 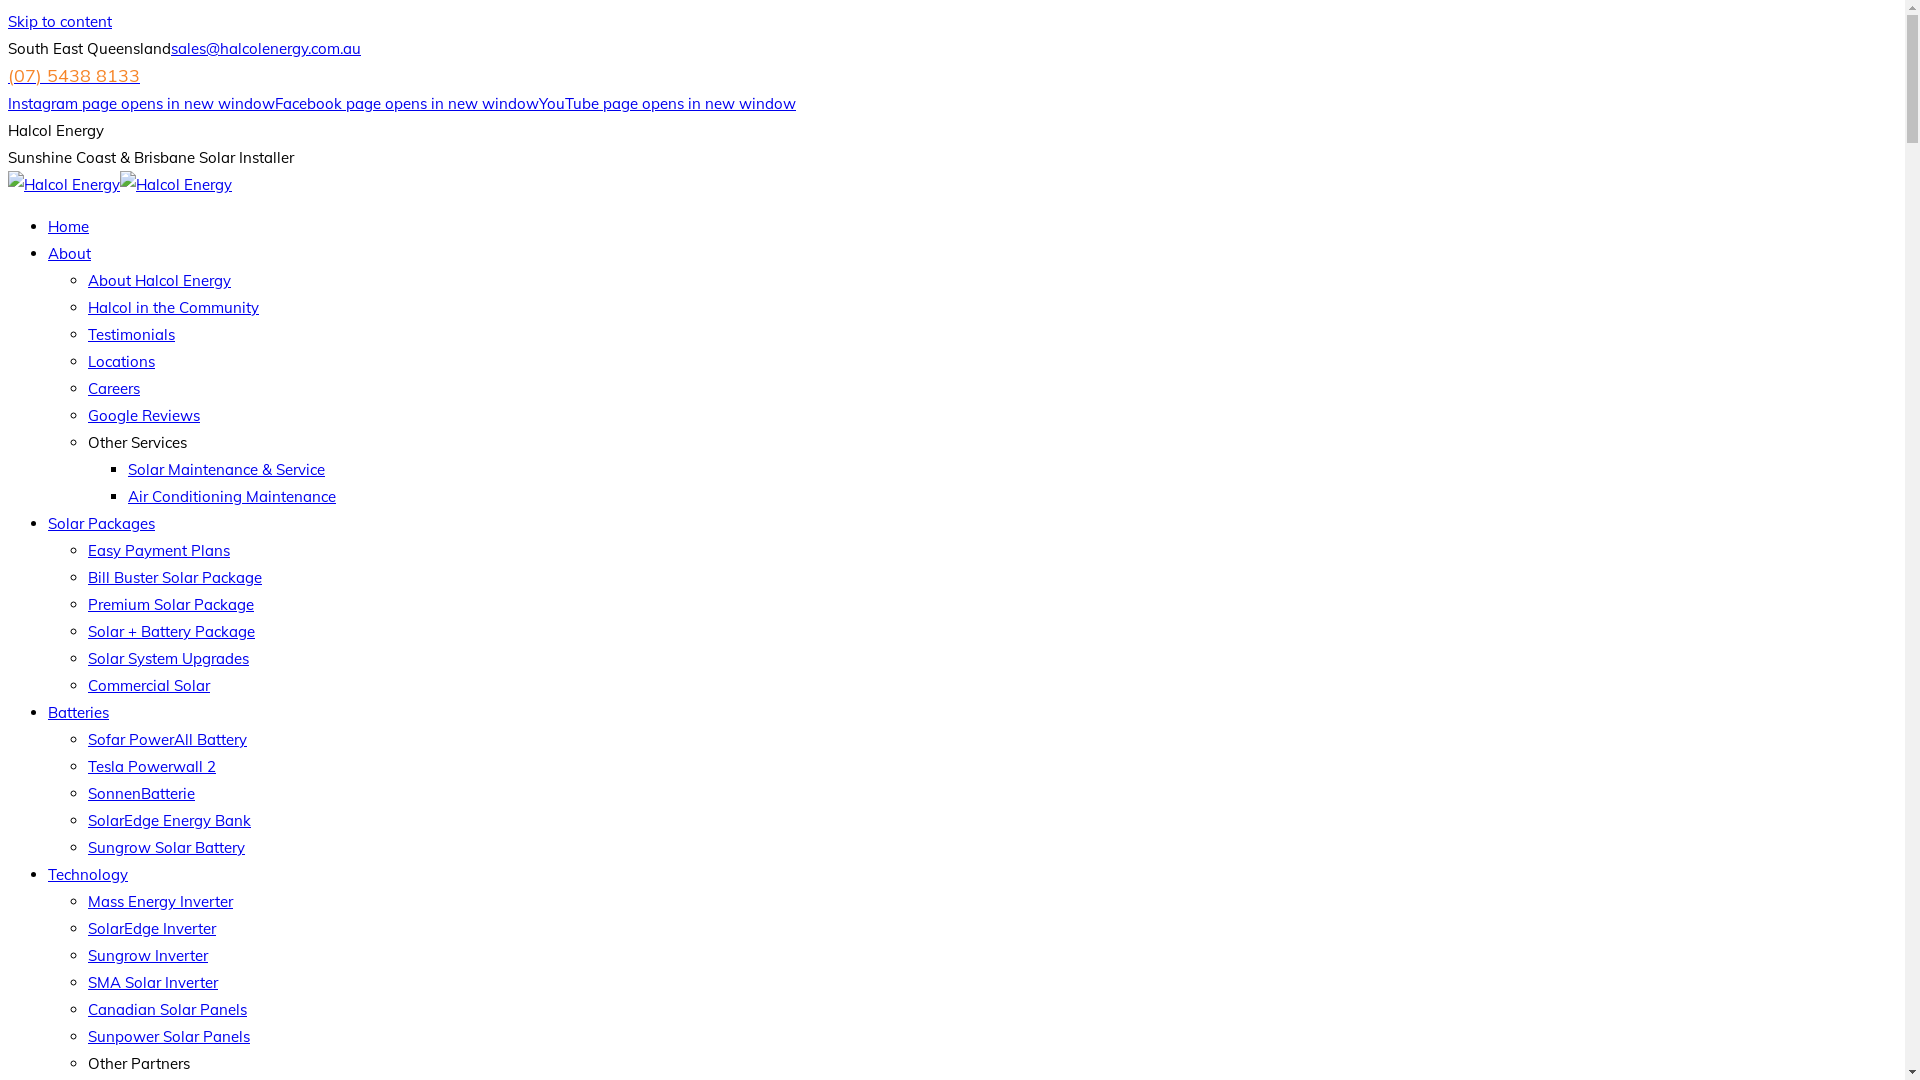 I want to click on 'SolarEdge Inverter', so click(x=151, y=928).